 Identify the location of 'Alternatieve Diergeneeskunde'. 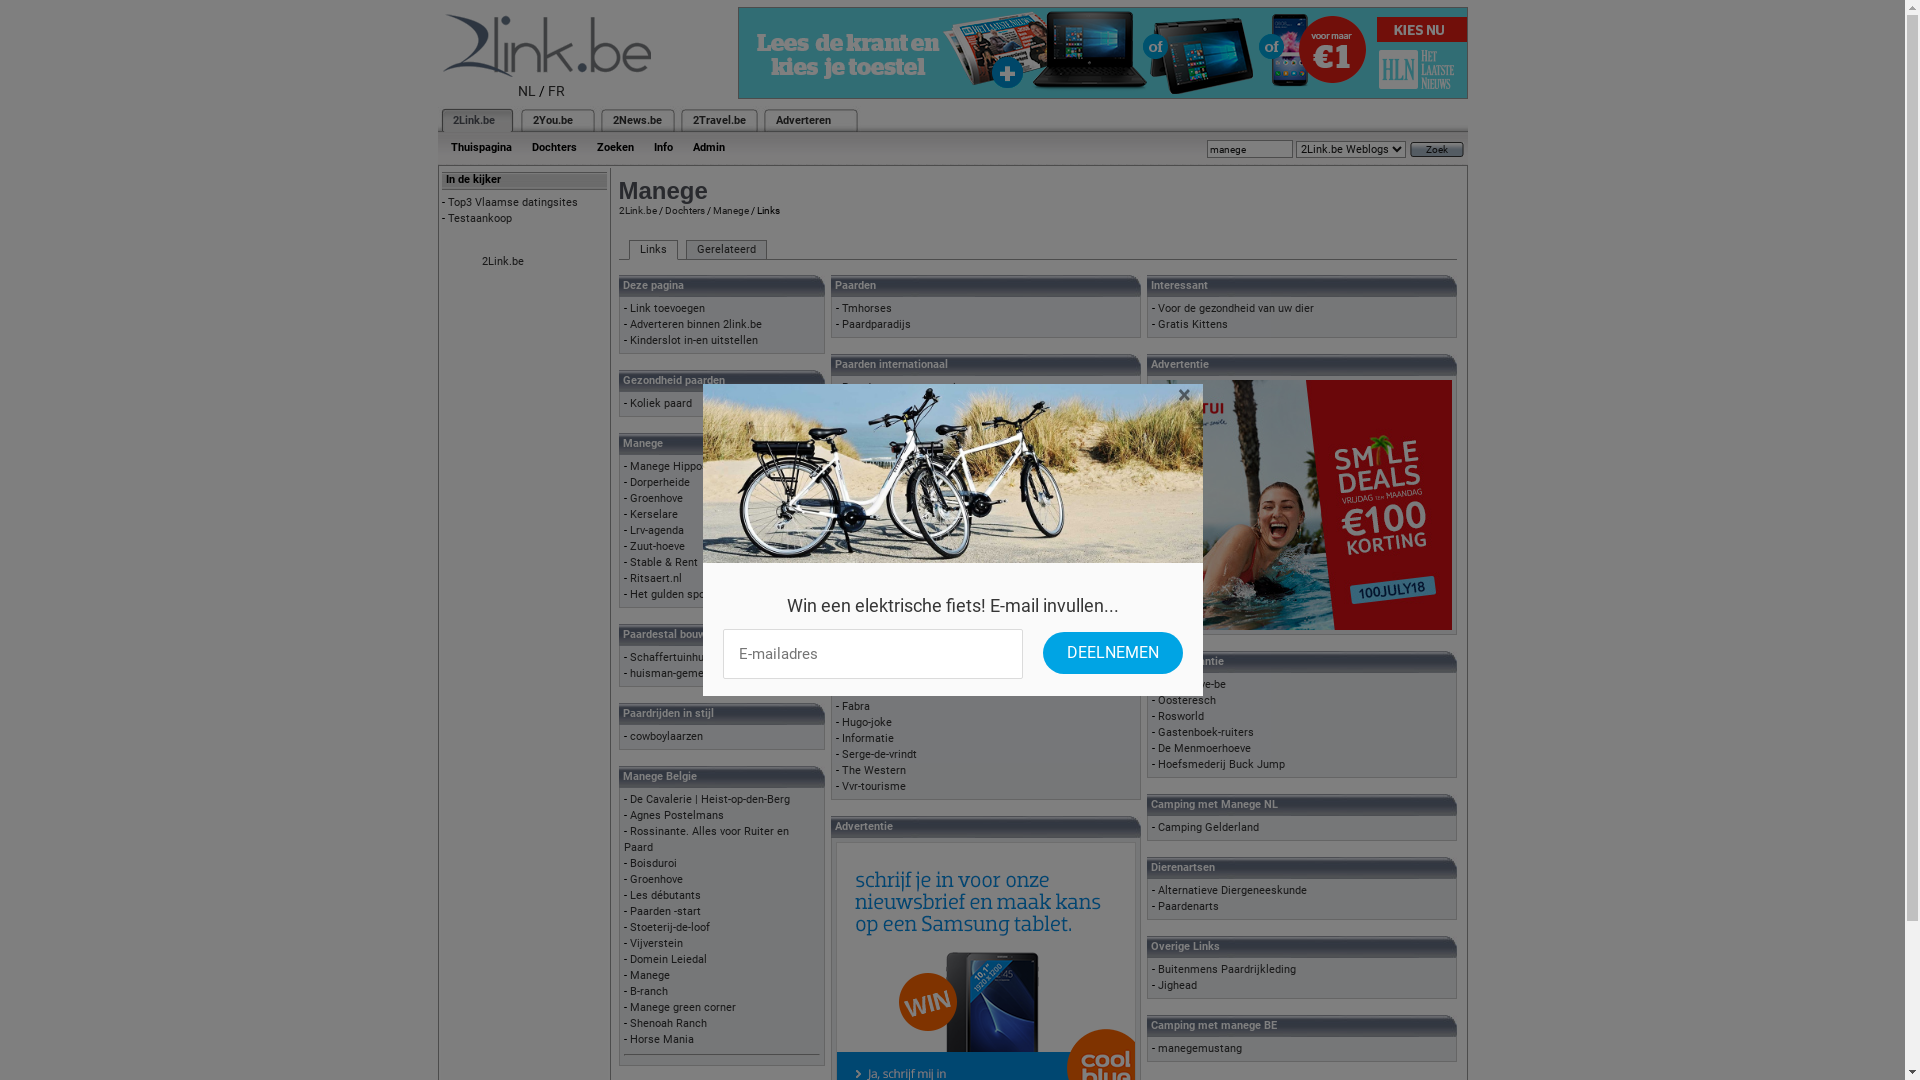
(1157, 889).